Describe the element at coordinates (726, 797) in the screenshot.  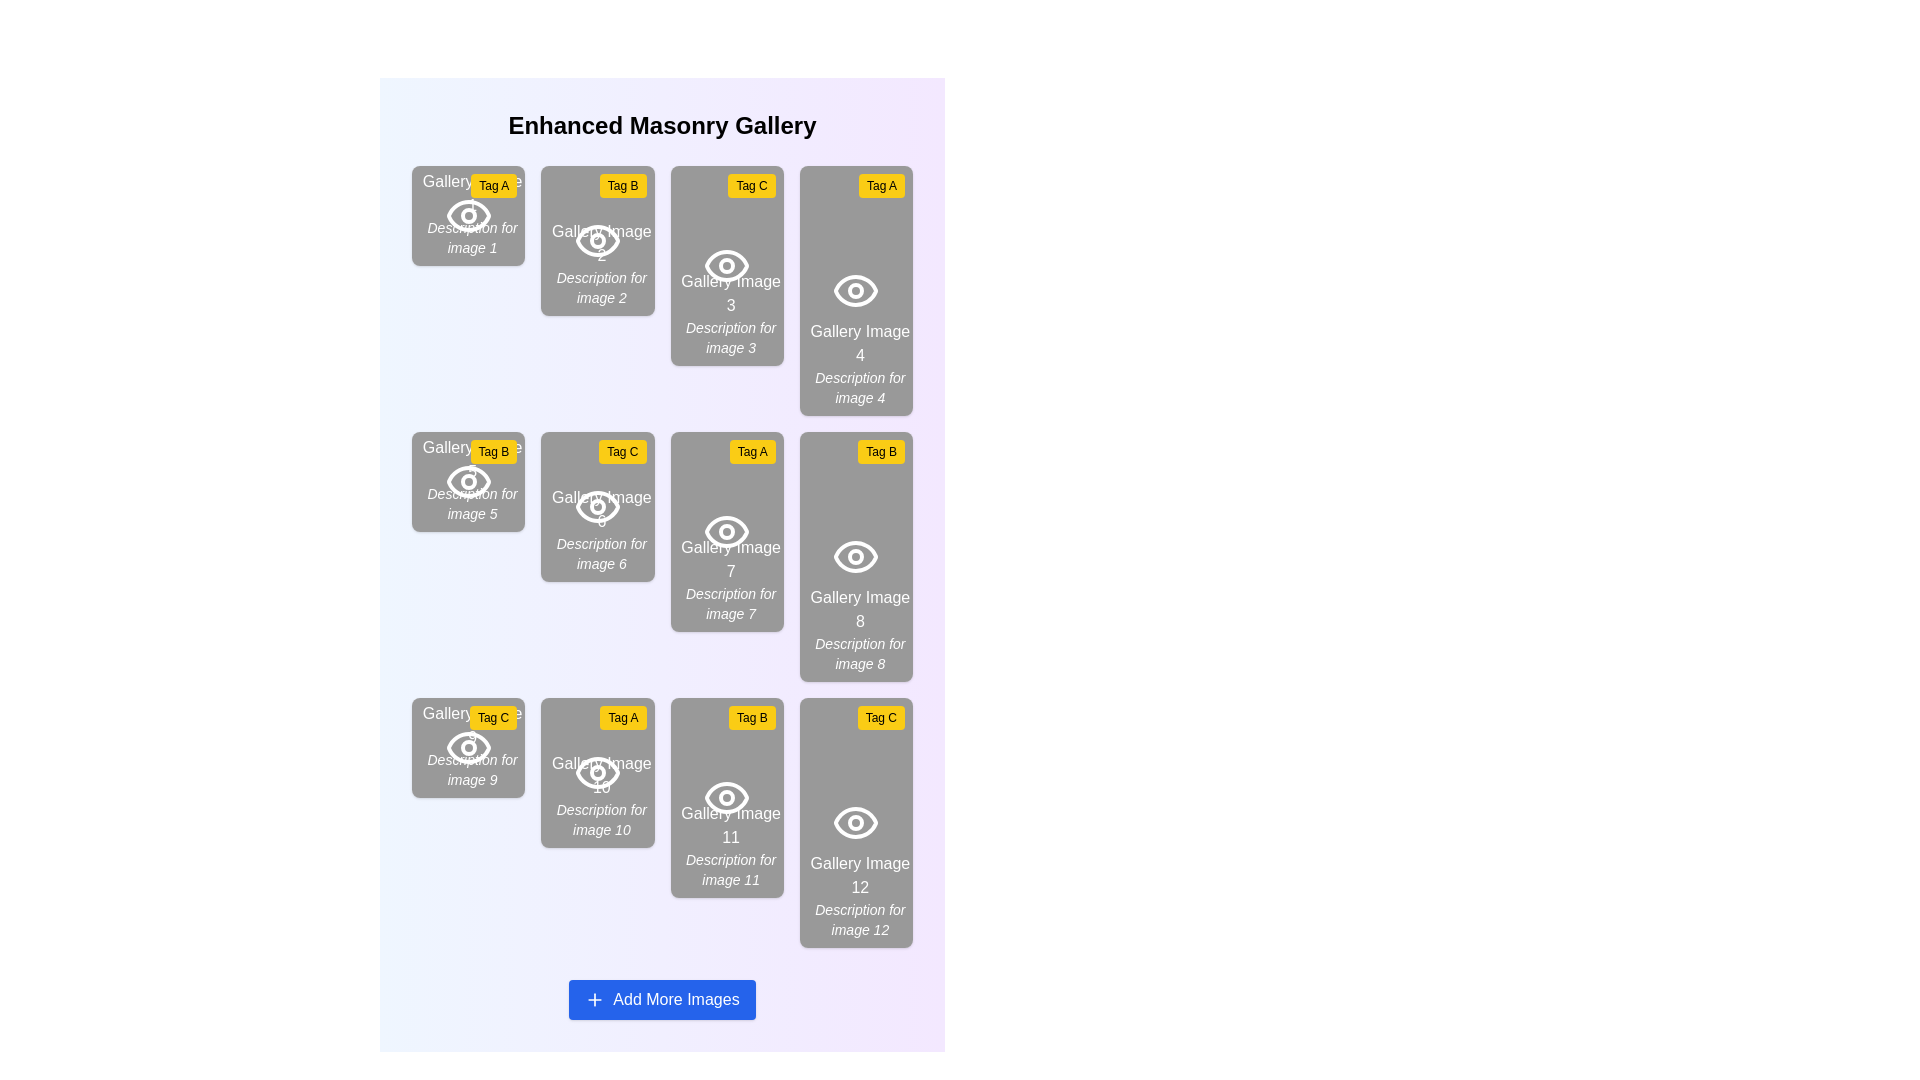
I see `the inner circle of the eye icon associated with the 'Gallery Image 11' tile, which is visually represented as a small dot or circle within the SVG element` at that location.